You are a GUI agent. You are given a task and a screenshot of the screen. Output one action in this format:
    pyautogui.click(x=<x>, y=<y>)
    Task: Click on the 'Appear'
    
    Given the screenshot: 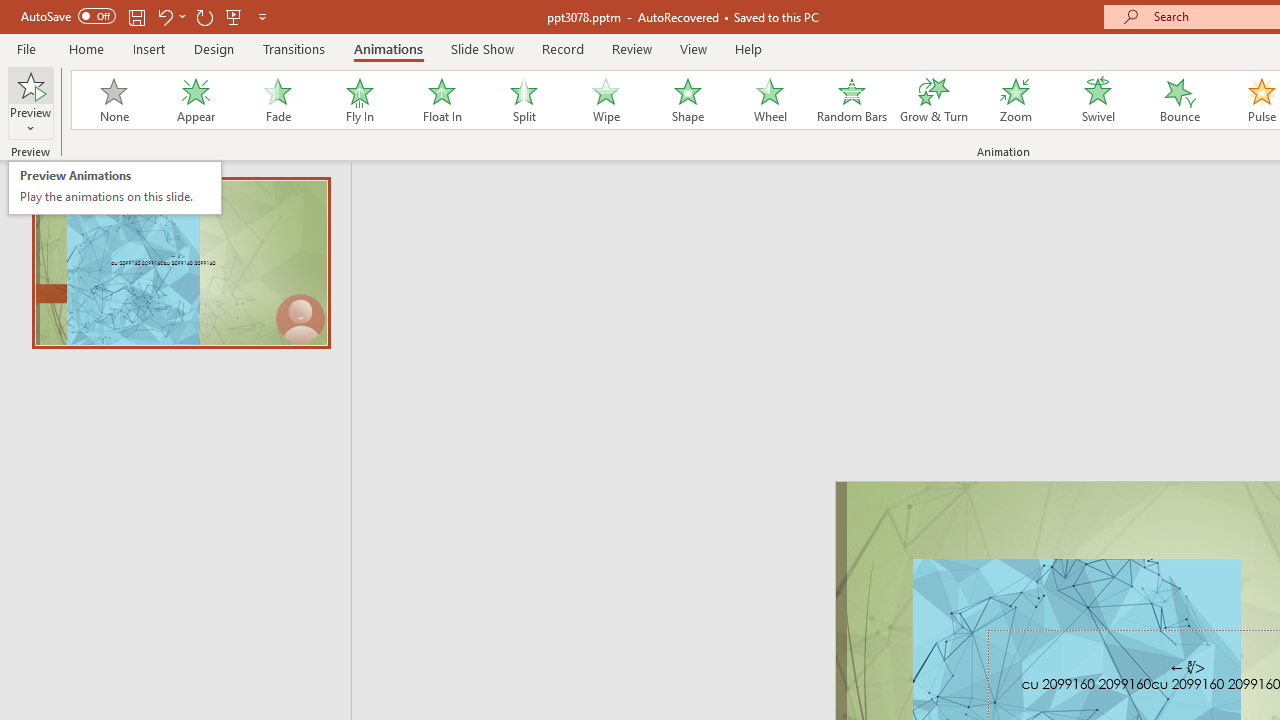 What is the action you would take?
    pyautogui.click(x=195, y=100)
    